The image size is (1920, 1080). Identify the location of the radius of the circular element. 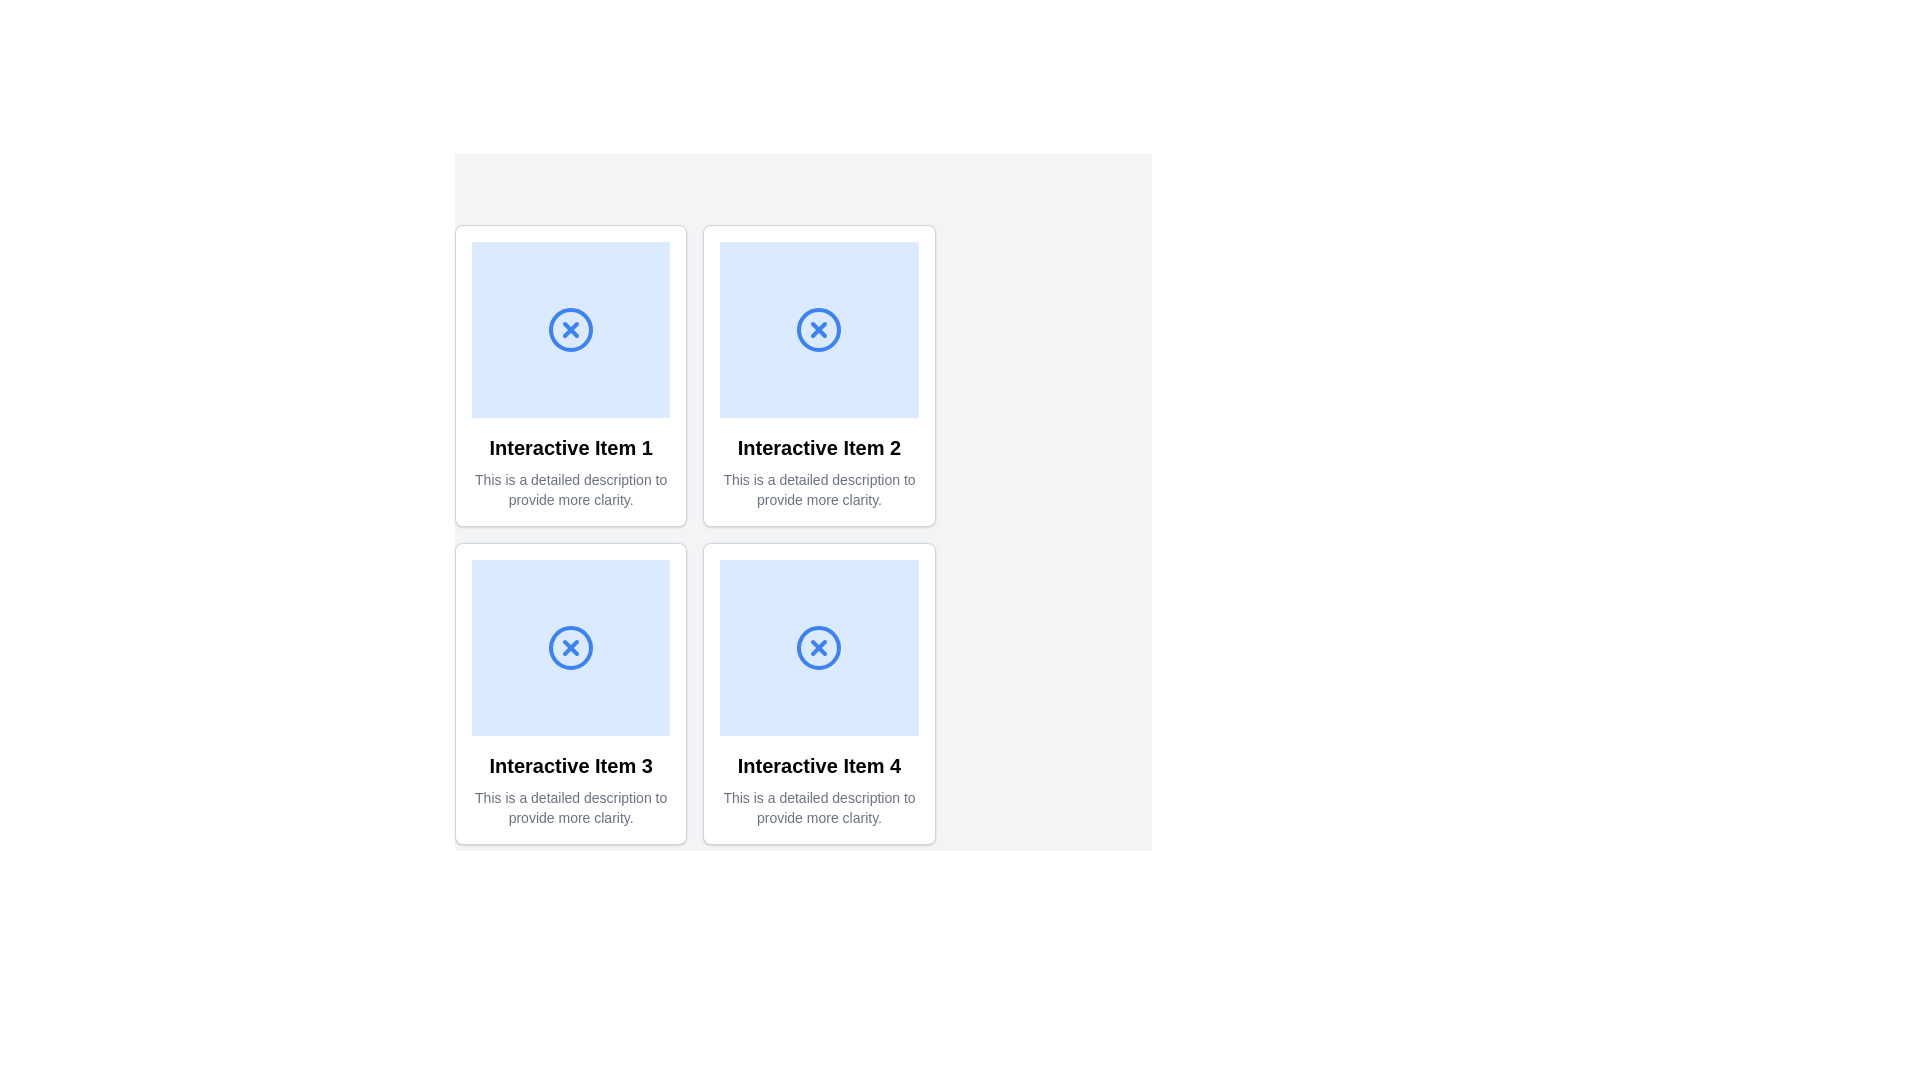
(874, 329).